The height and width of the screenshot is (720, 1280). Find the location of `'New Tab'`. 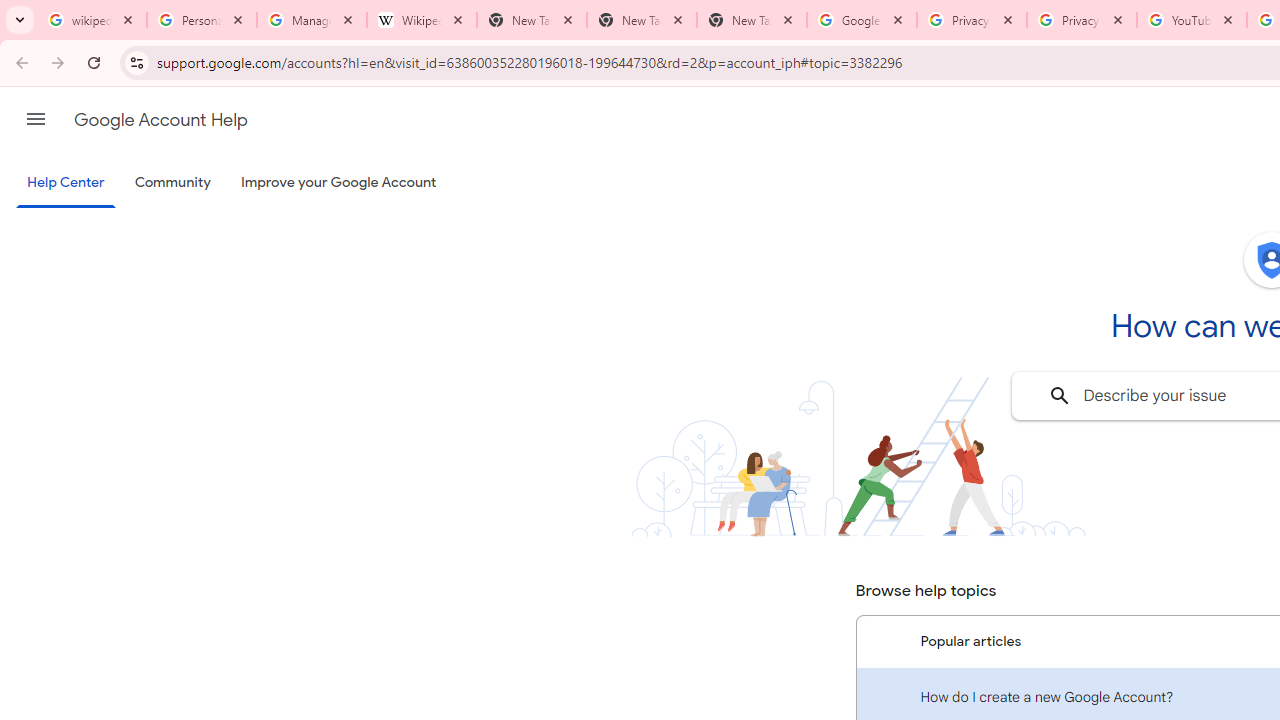

'New Tab' is located at coordinates (751, 20).